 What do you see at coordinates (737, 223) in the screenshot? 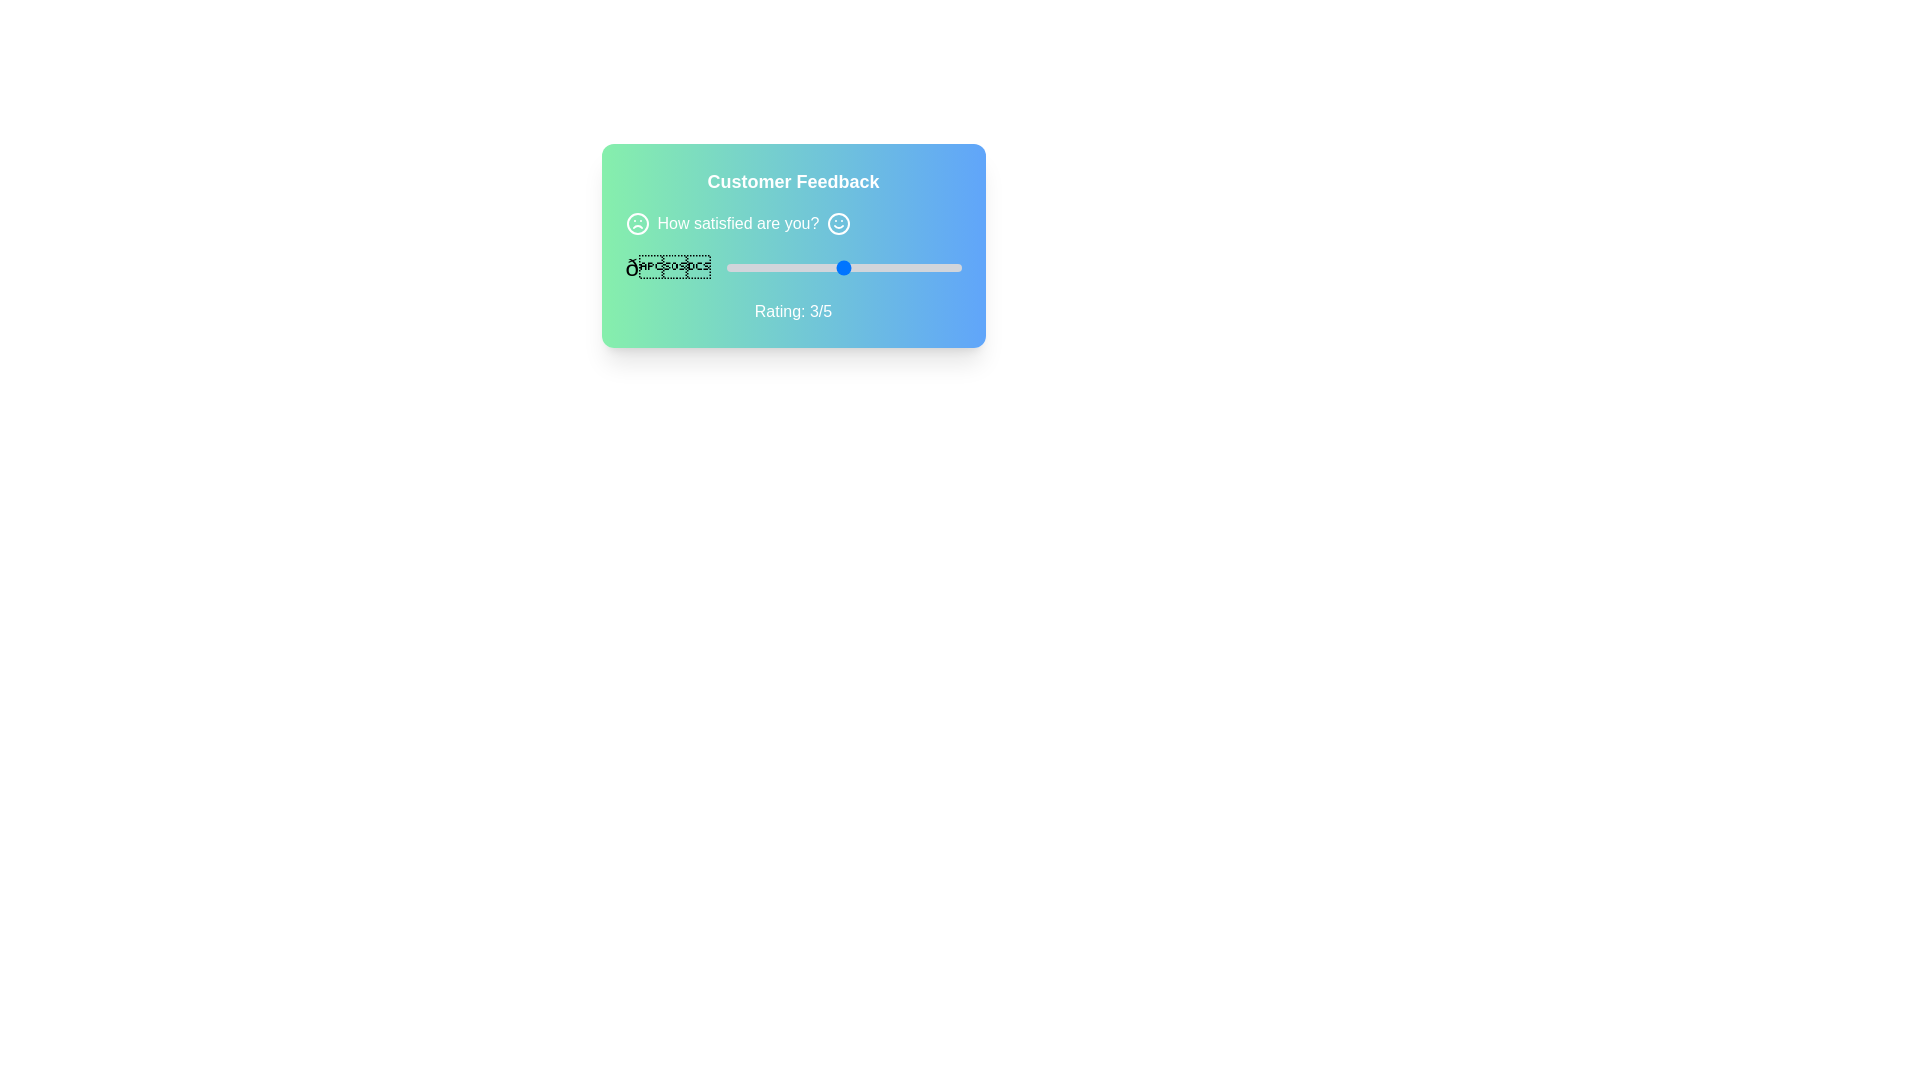
I see `text label that says 'How satisfied are you?' which is styled in white font and centrally located within a feedback card layout` at bounding box center [737, 223].